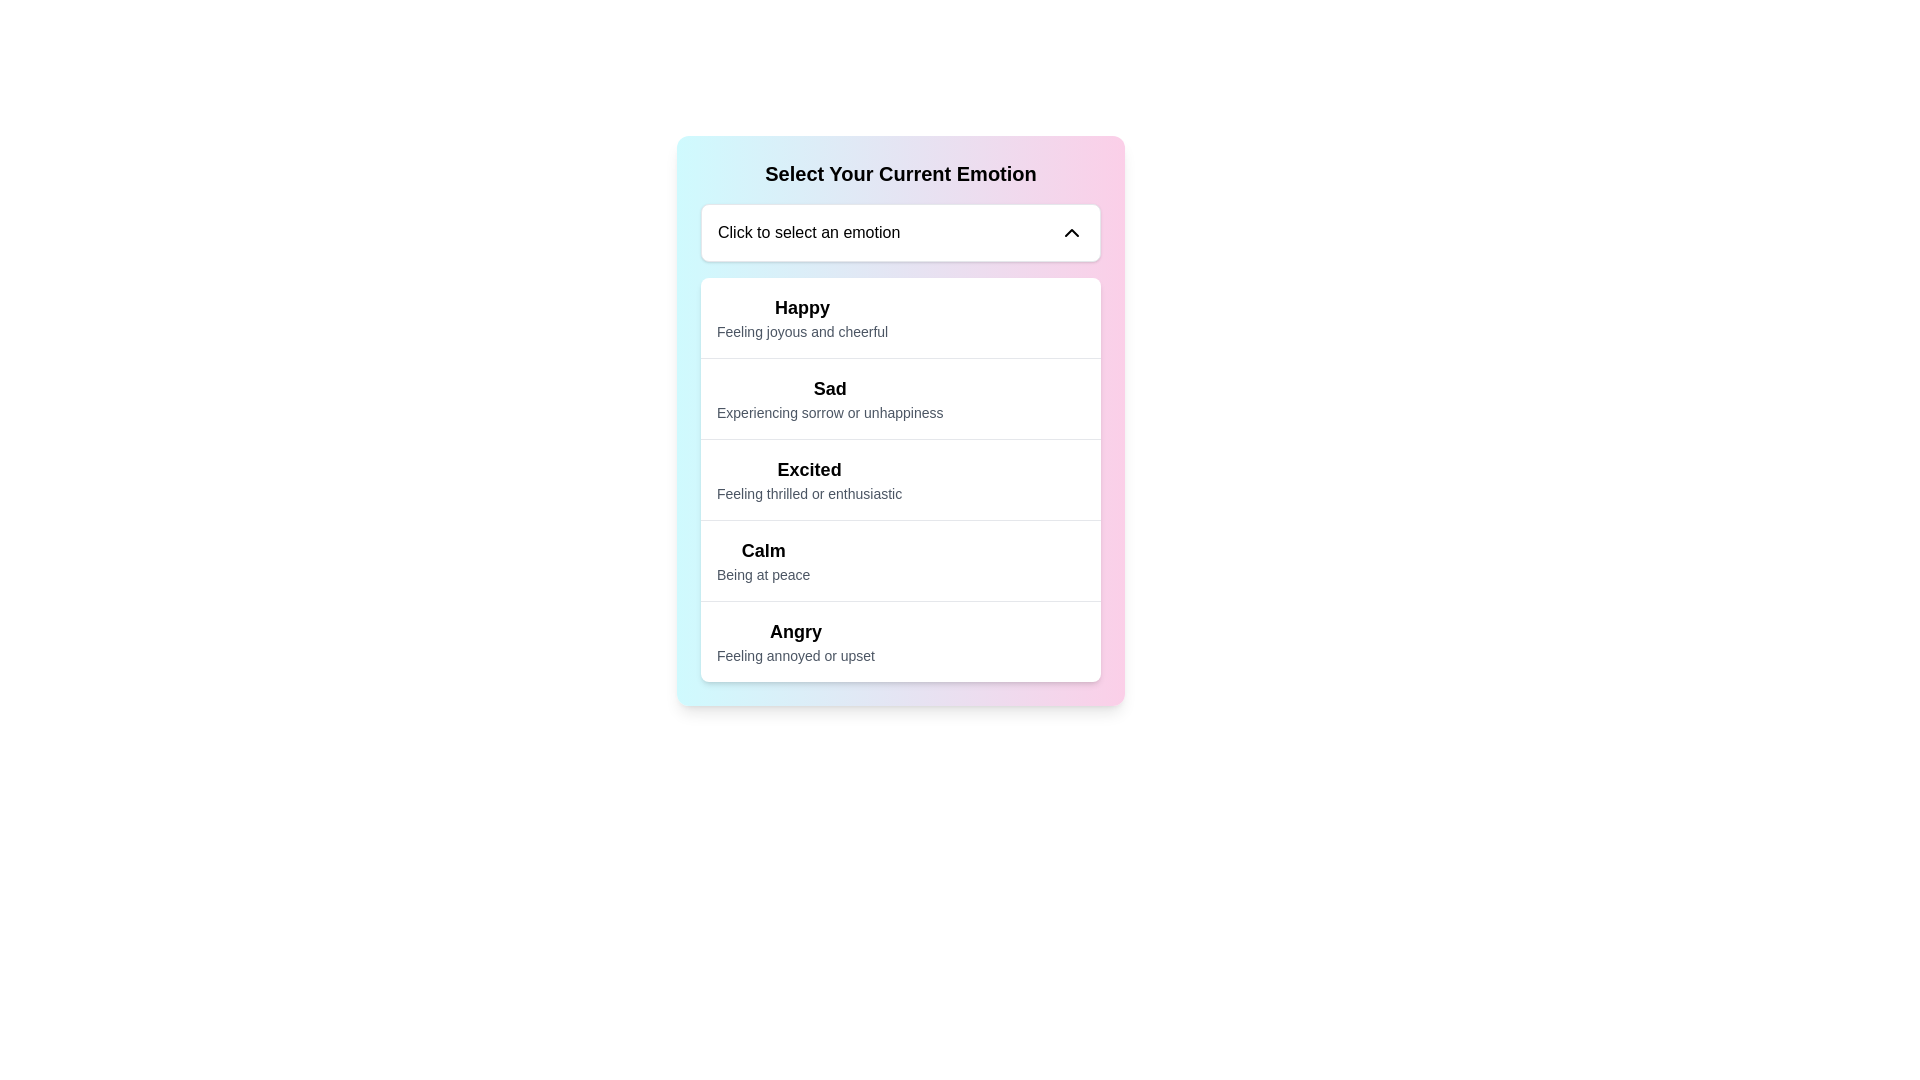 The width and height of the screenshot is (1920, 1080). Describe the element at coordinates (762, 574) in the screenshot. I see `static text label that displays 'Being at peace', which is styled with a small font size and gray color, located directly below the title 'Calm' in the emotions list` at that location.